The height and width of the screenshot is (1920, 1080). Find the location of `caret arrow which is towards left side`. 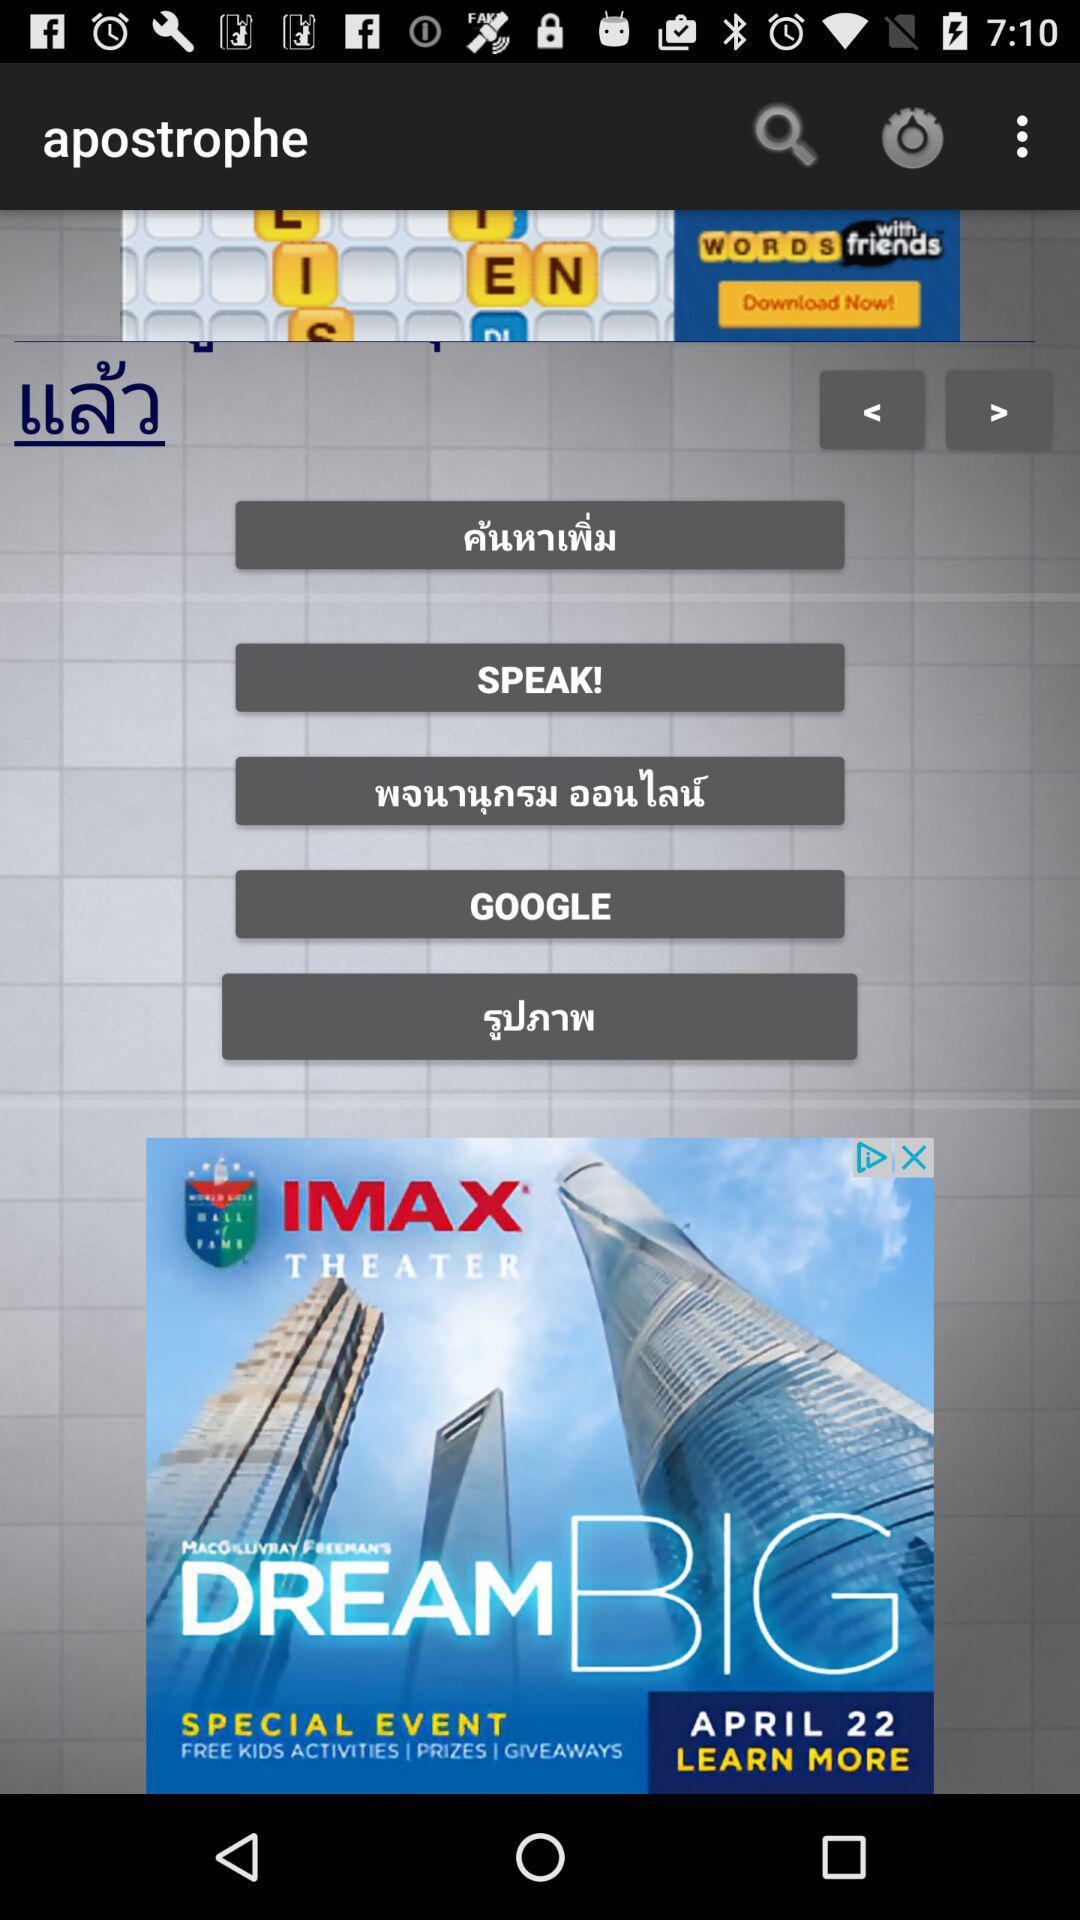

caret arrow which is towards left side is located at coordinates (870, 408).